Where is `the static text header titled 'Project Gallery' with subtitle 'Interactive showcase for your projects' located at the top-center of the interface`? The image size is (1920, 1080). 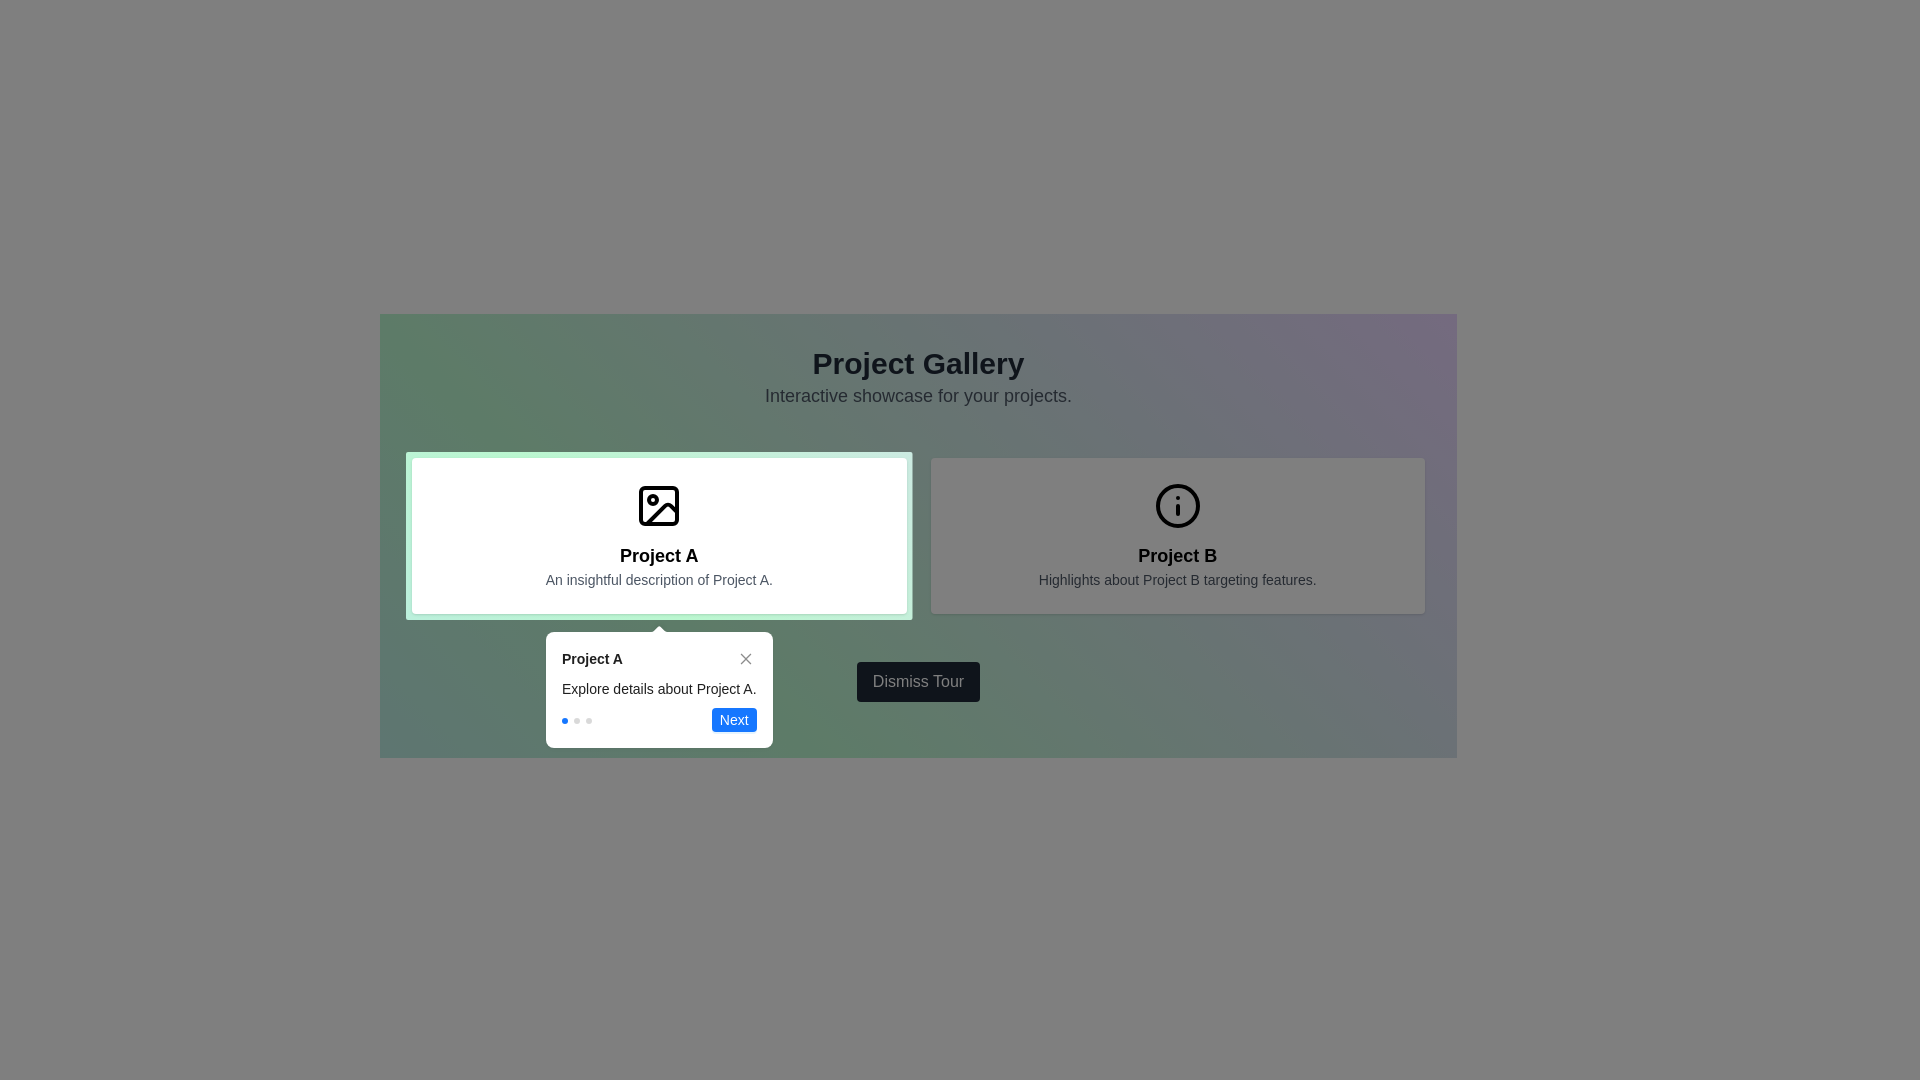
the static text header titled 'Project Gallery' with subtitle 'Interactive showcase for your projects' located at the top-center of the interface is located at coordinates (917, 378).